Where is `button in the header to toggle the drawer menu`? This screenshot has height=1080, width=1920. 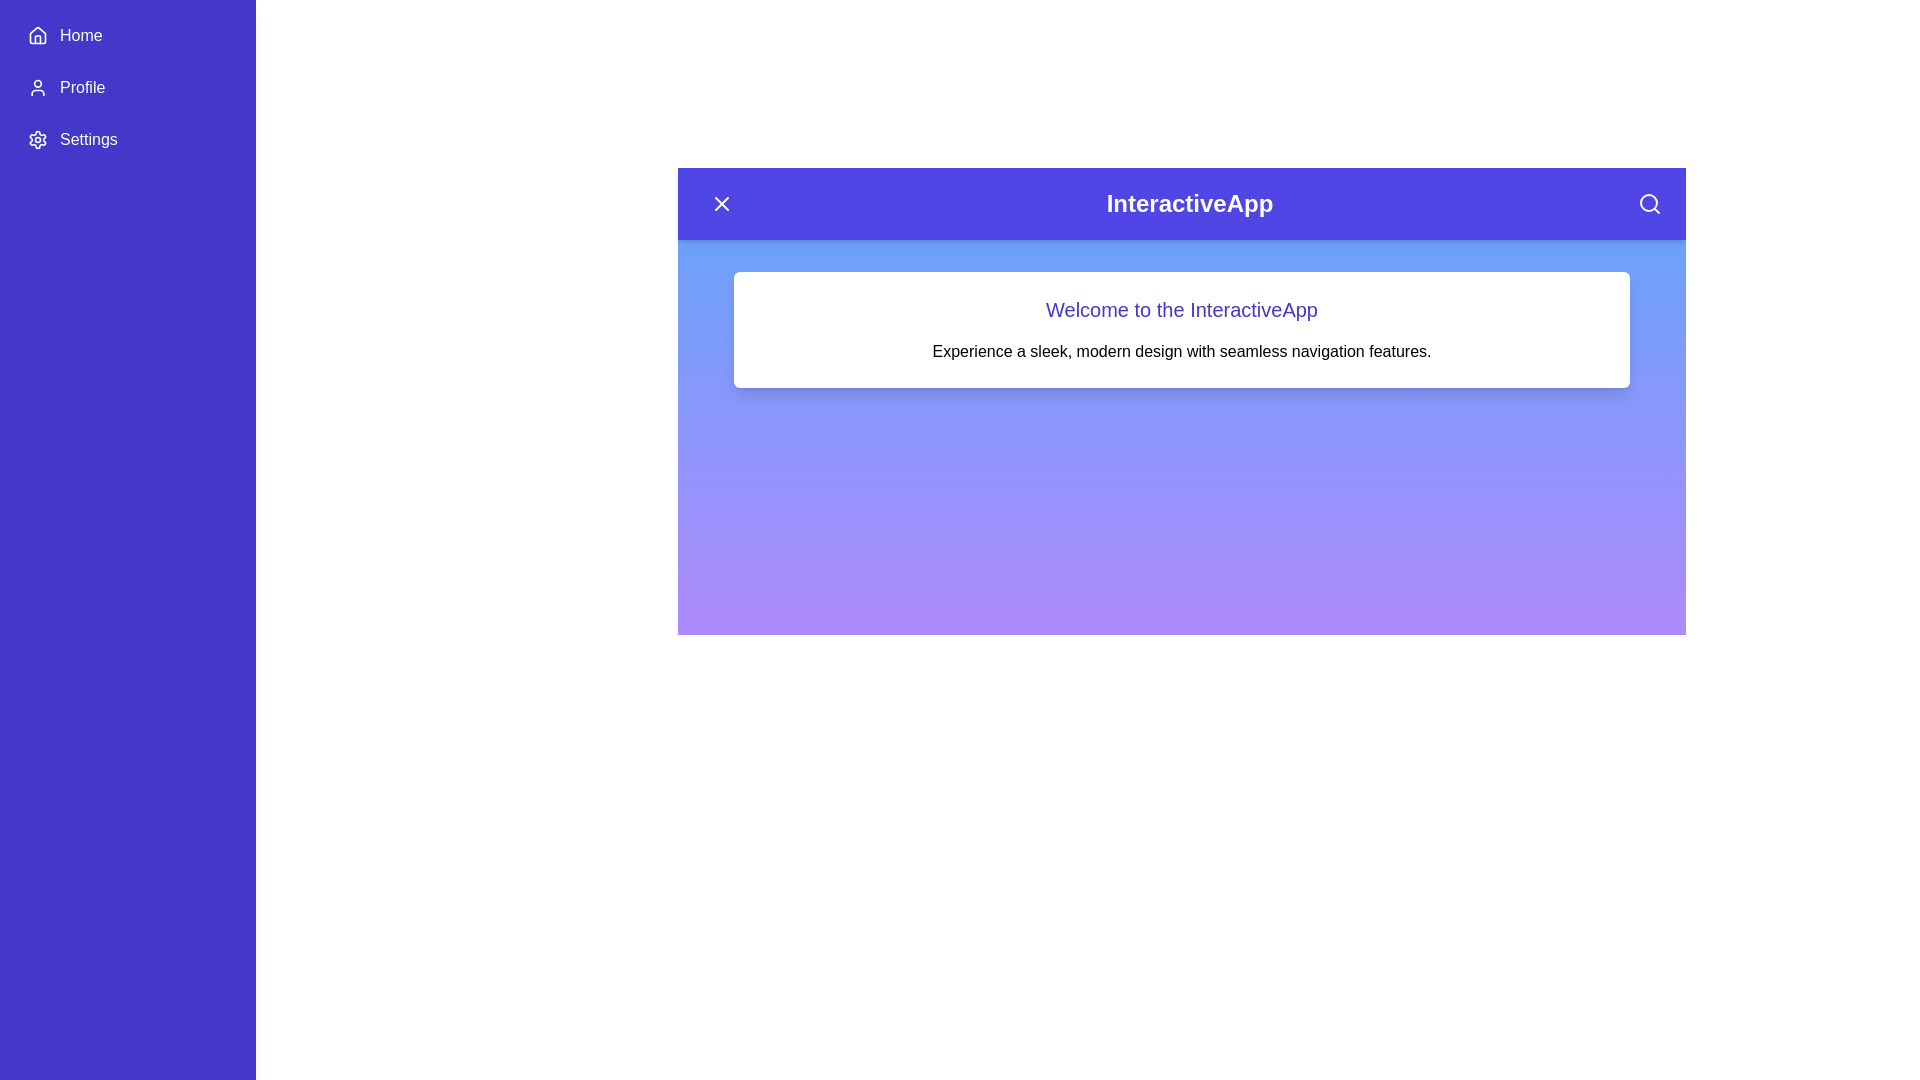 button in the header to toggle the drawer menu is located at coordinates (720, 204).